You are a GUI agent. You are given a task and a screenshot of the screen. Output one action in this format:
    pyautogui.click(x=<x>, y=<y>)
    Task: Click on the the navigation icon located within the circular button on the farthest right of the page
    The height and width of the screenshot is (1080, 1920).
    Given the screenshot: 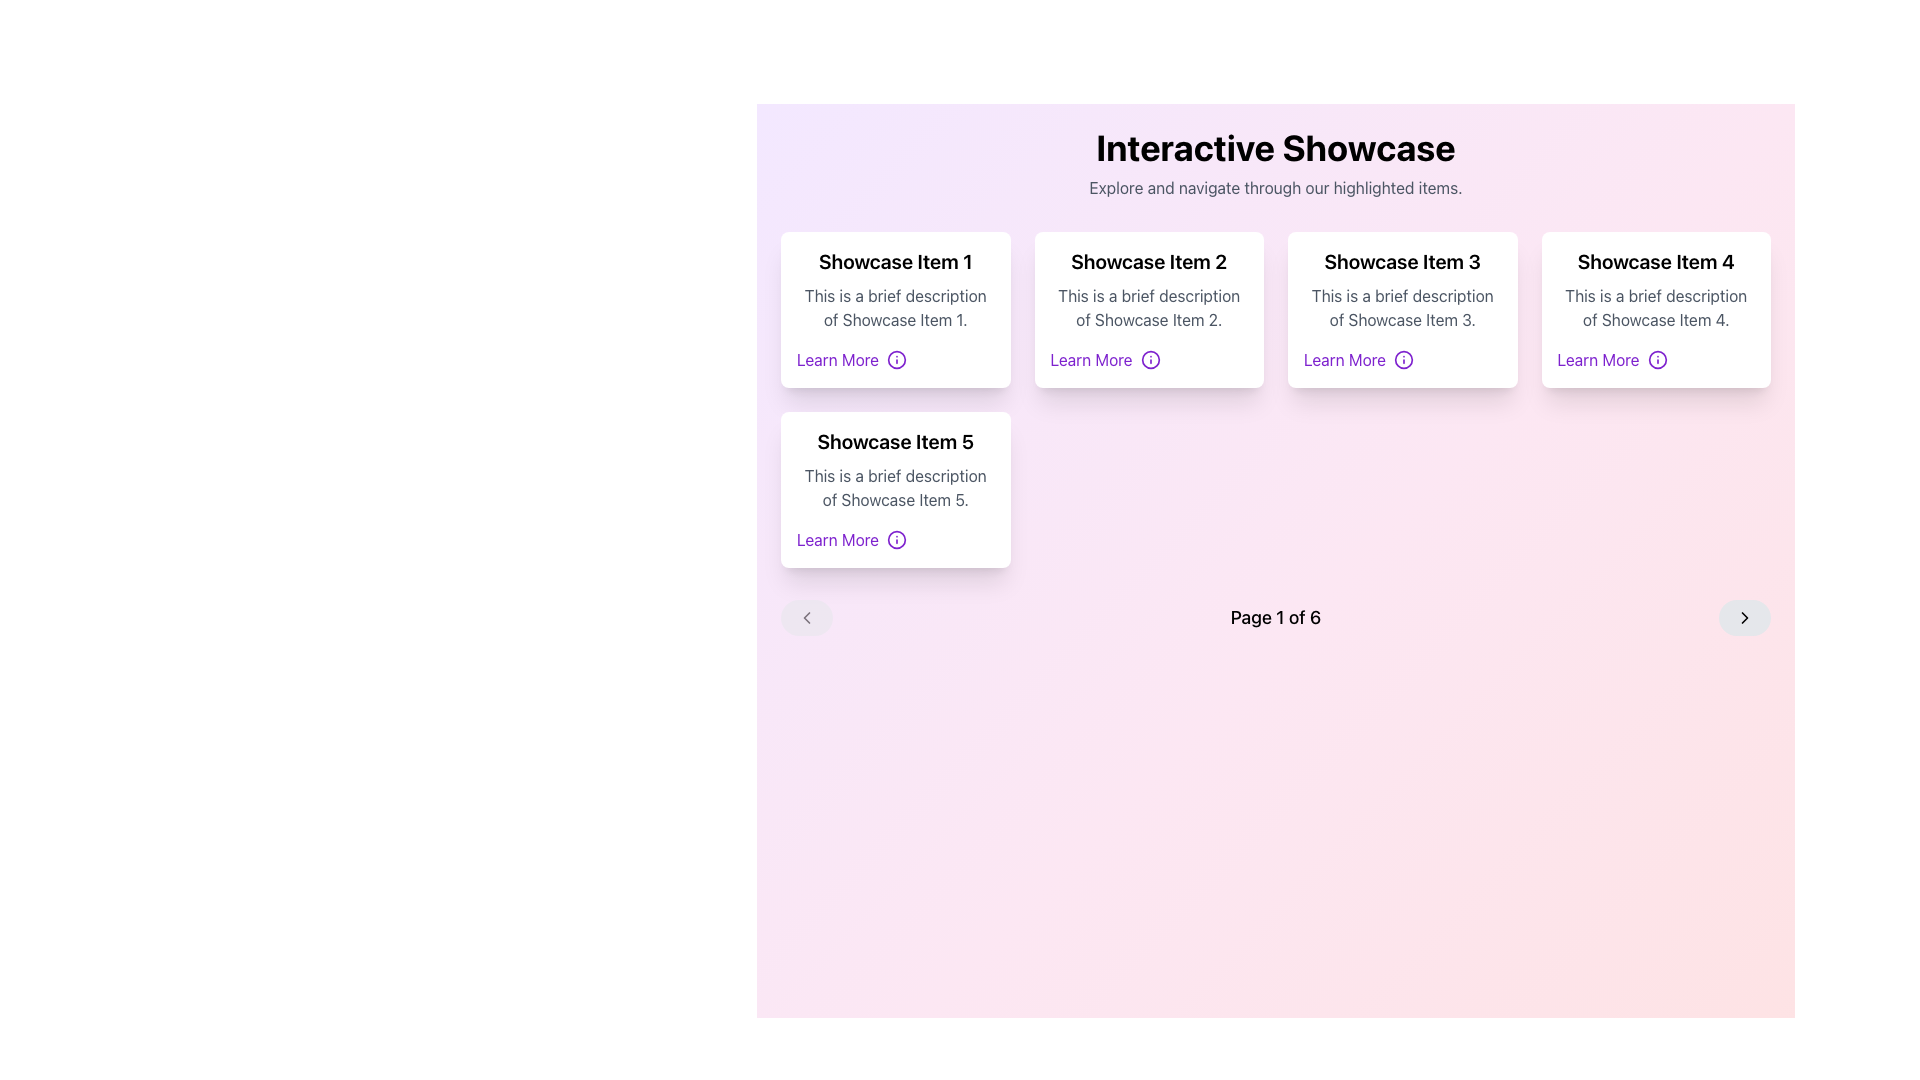 What is the action you would take?
    pyautogui.click(x=1743, y=616)
    